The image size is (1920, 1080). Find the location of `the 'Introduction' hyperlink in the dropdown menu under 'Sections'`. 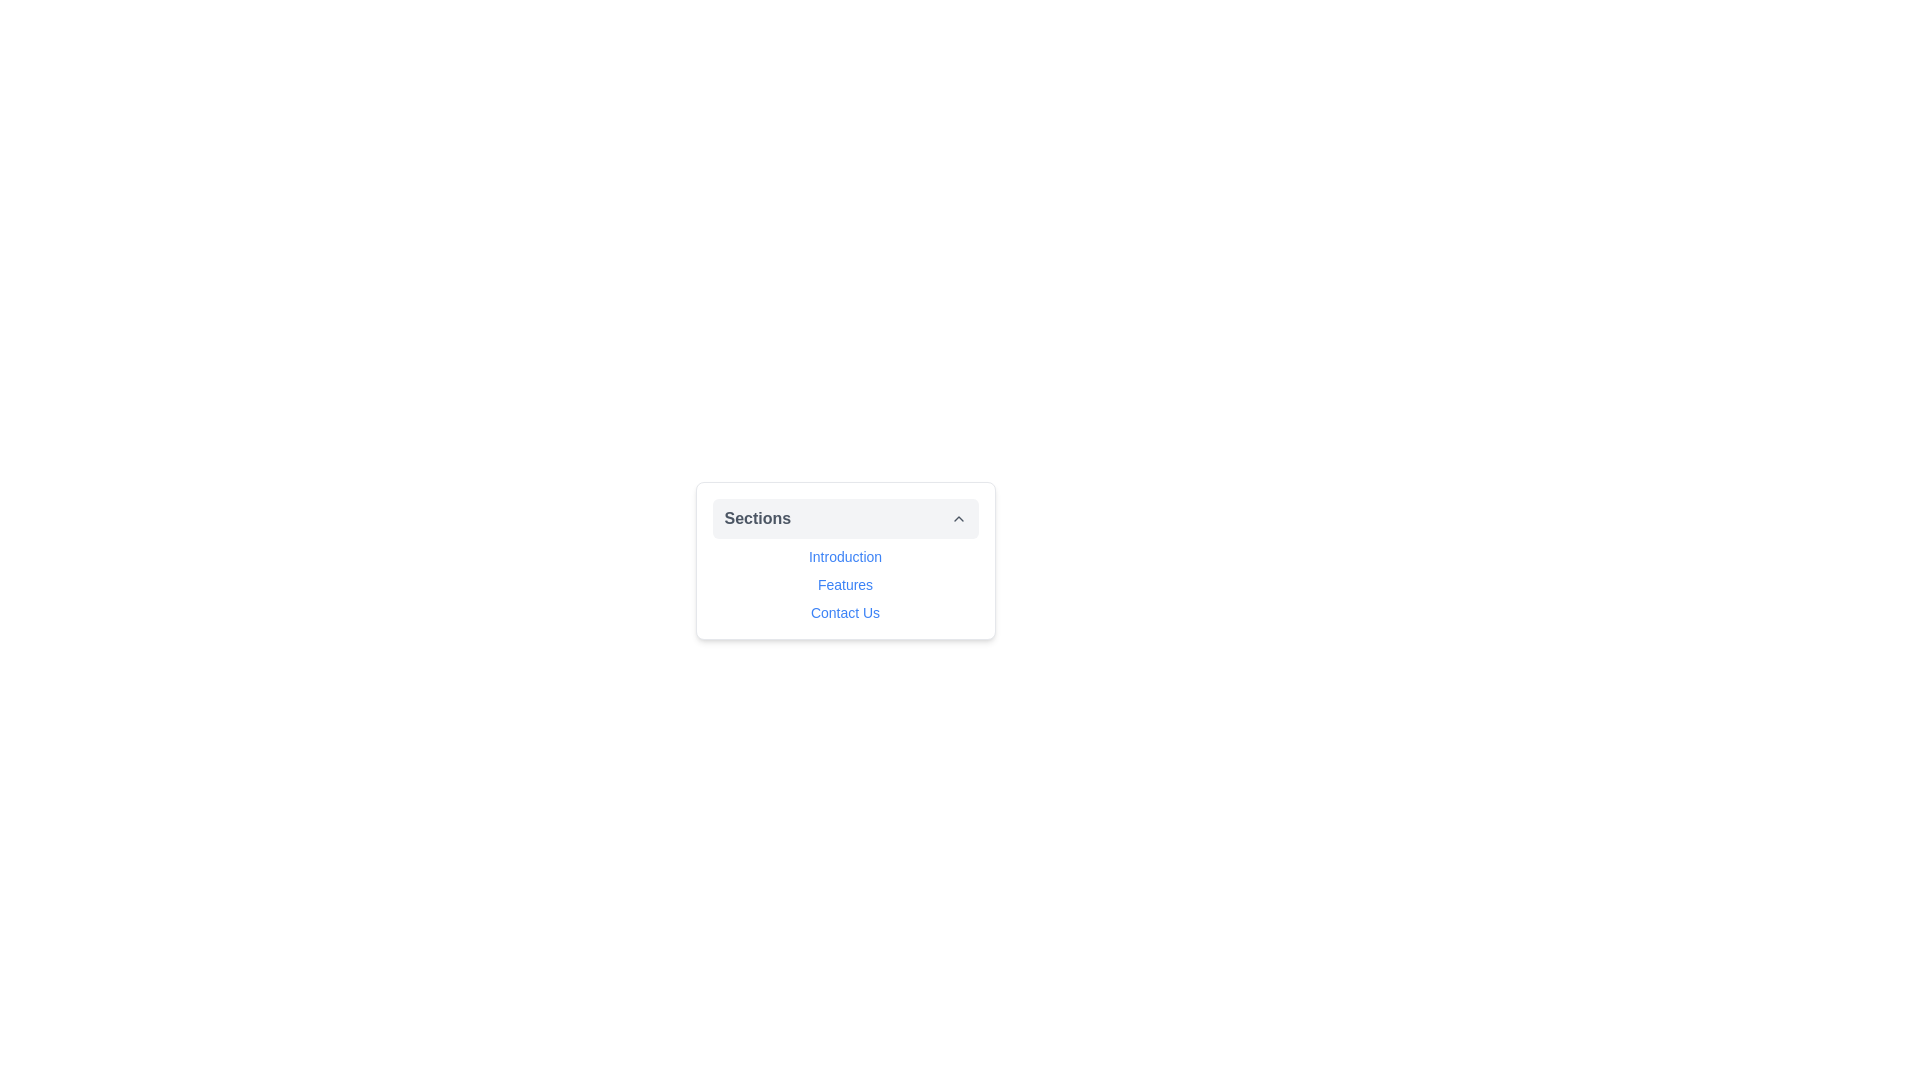

the 'Introduction' hyperlink in the dropdown menu under 'Sections' is located at coordinates (845, 556).